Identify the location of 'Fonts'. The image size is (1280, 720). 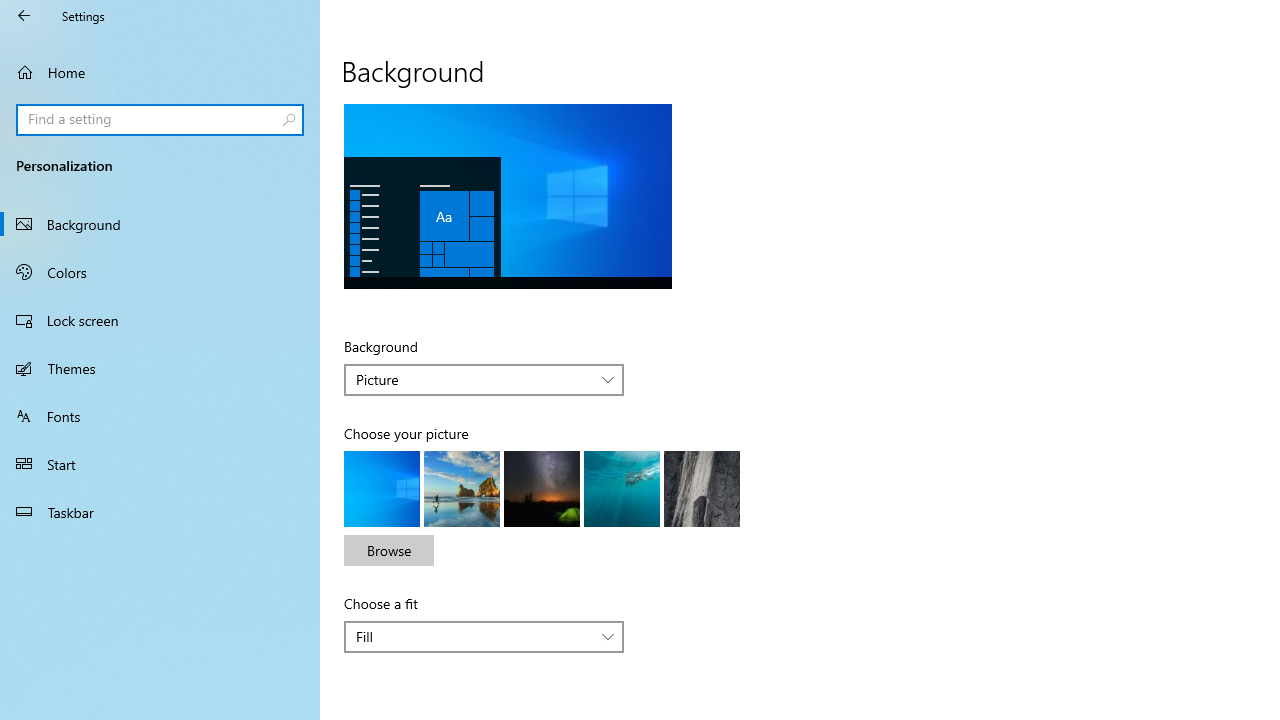
(160, 414).